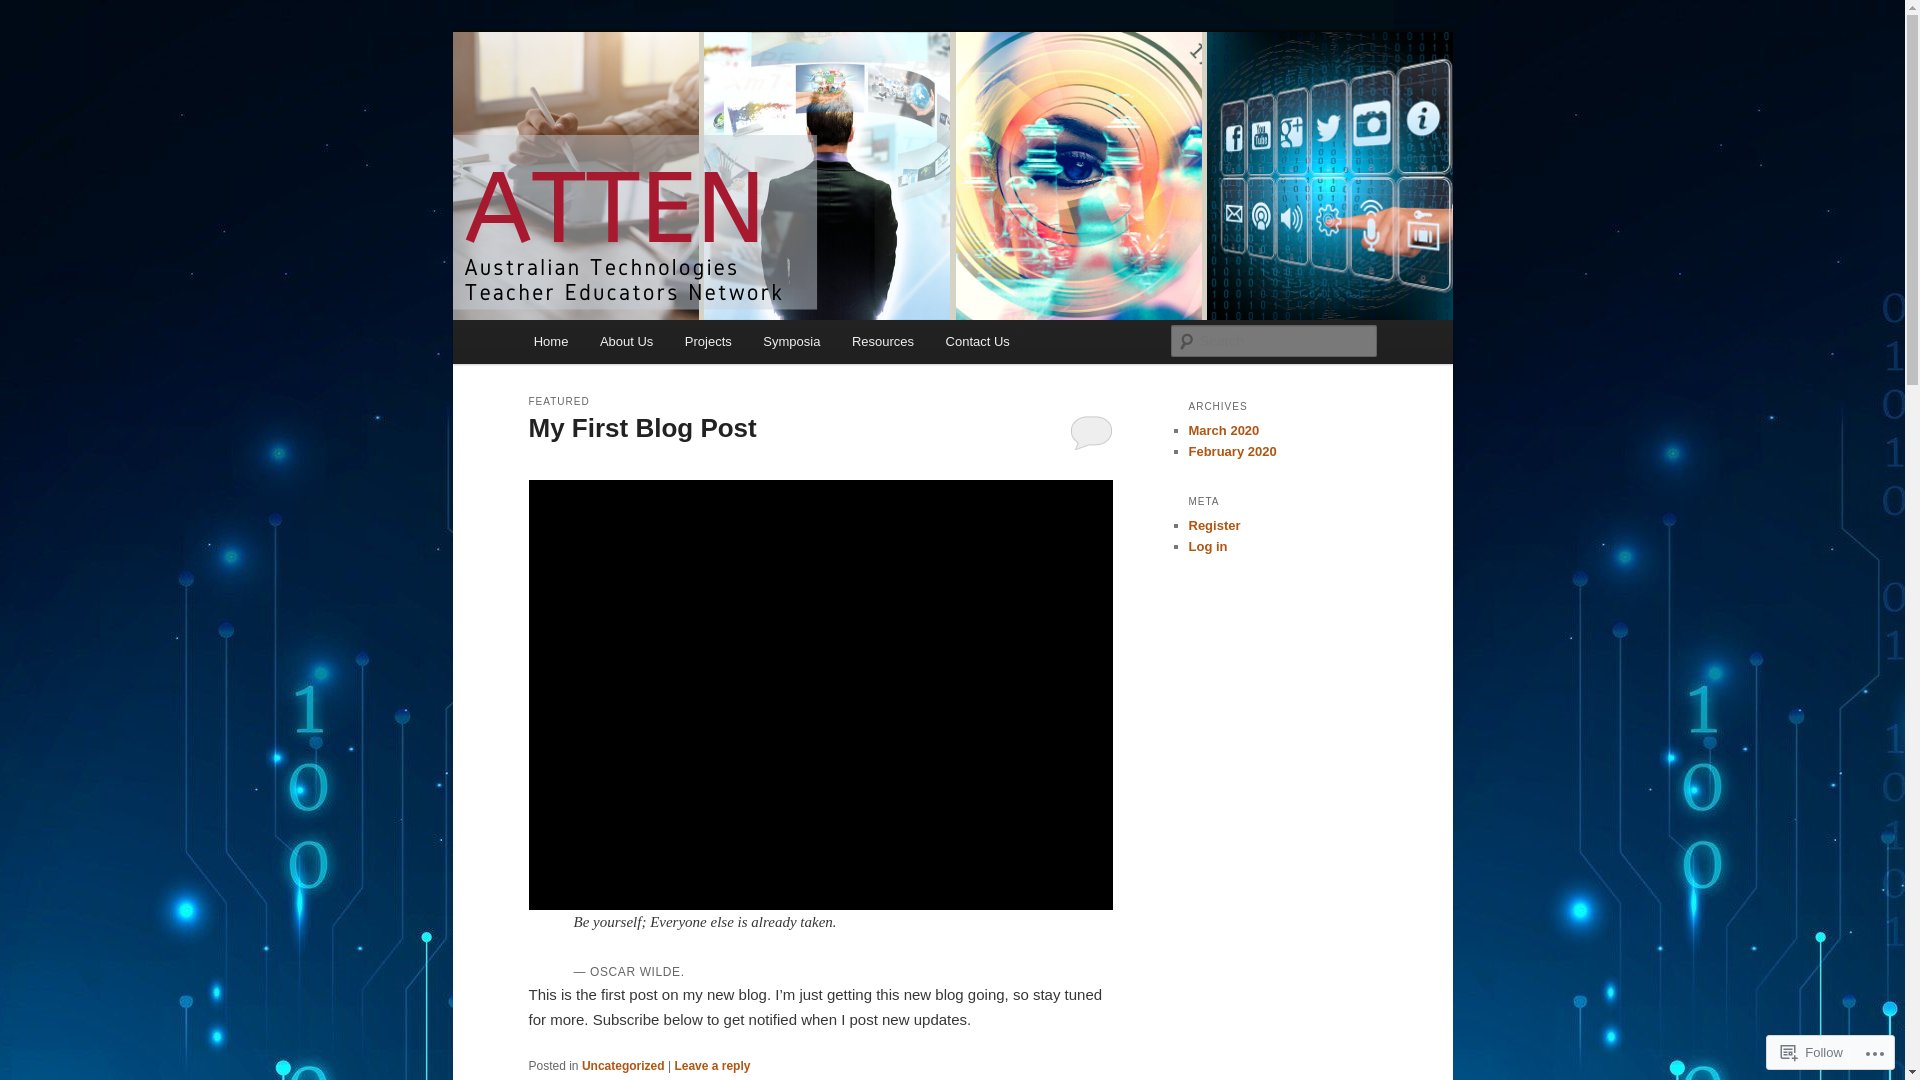 This screenshot has height=1080, width=1920. Describe the element at coordinates (791, 340) in the screenshot. I see `'Symposia'` at that location.